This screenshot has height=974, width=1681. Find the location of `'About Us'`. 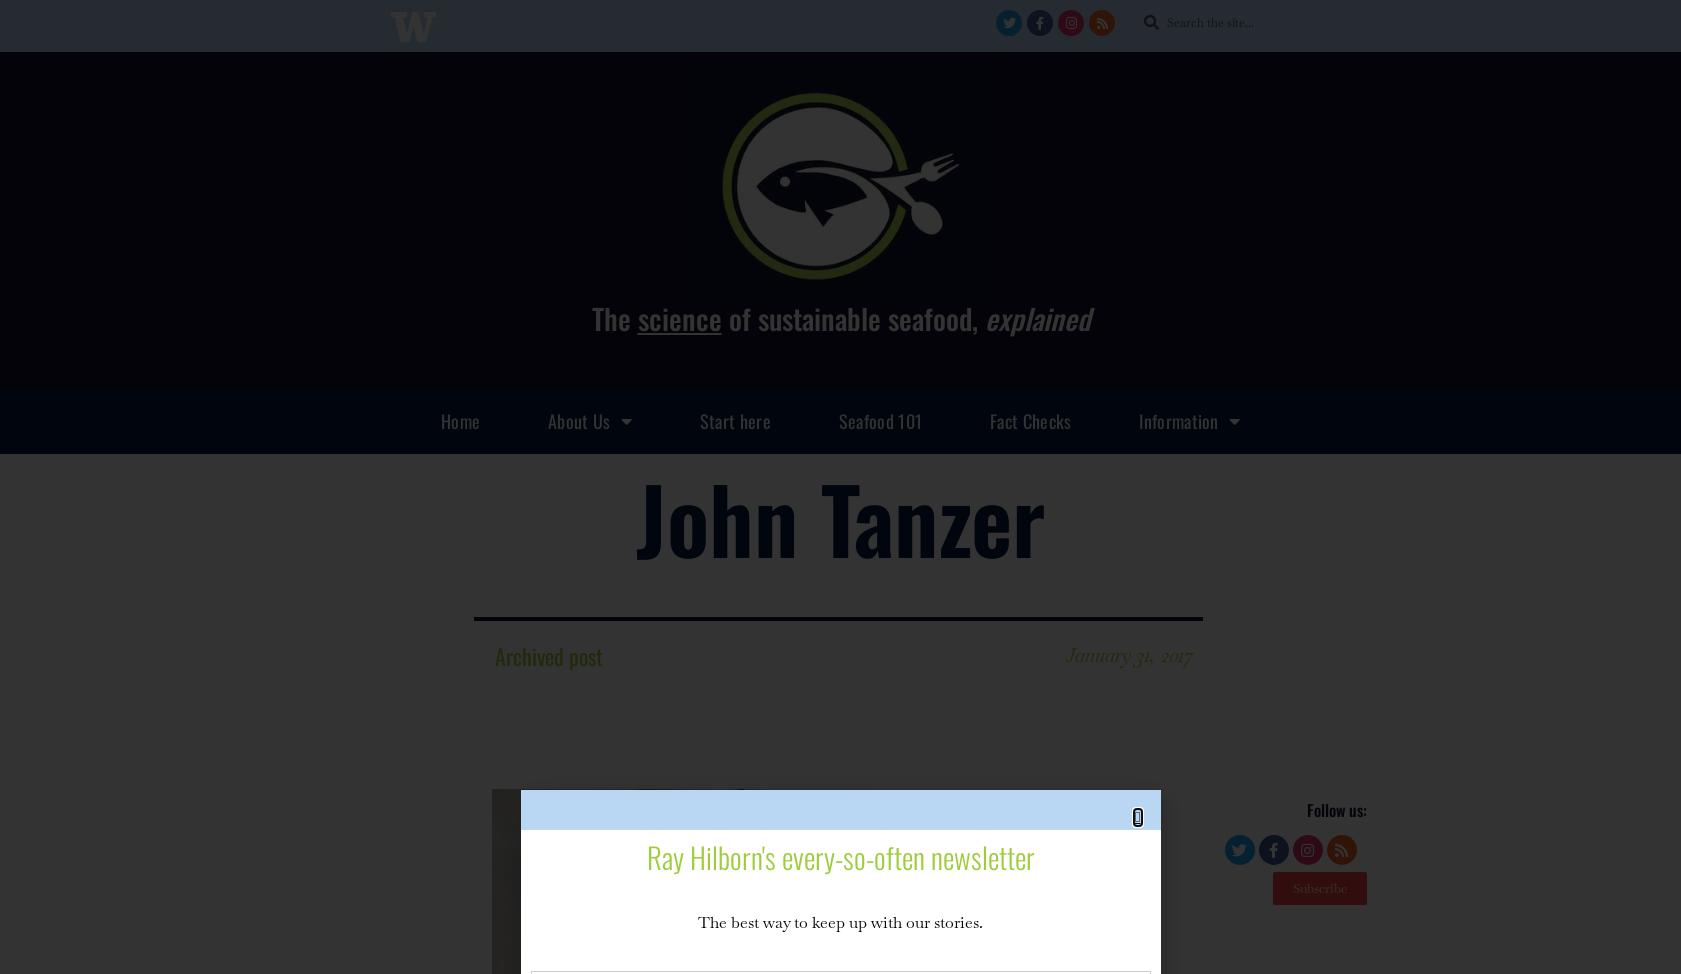

'About Us' is located at coordinates (547, 418).